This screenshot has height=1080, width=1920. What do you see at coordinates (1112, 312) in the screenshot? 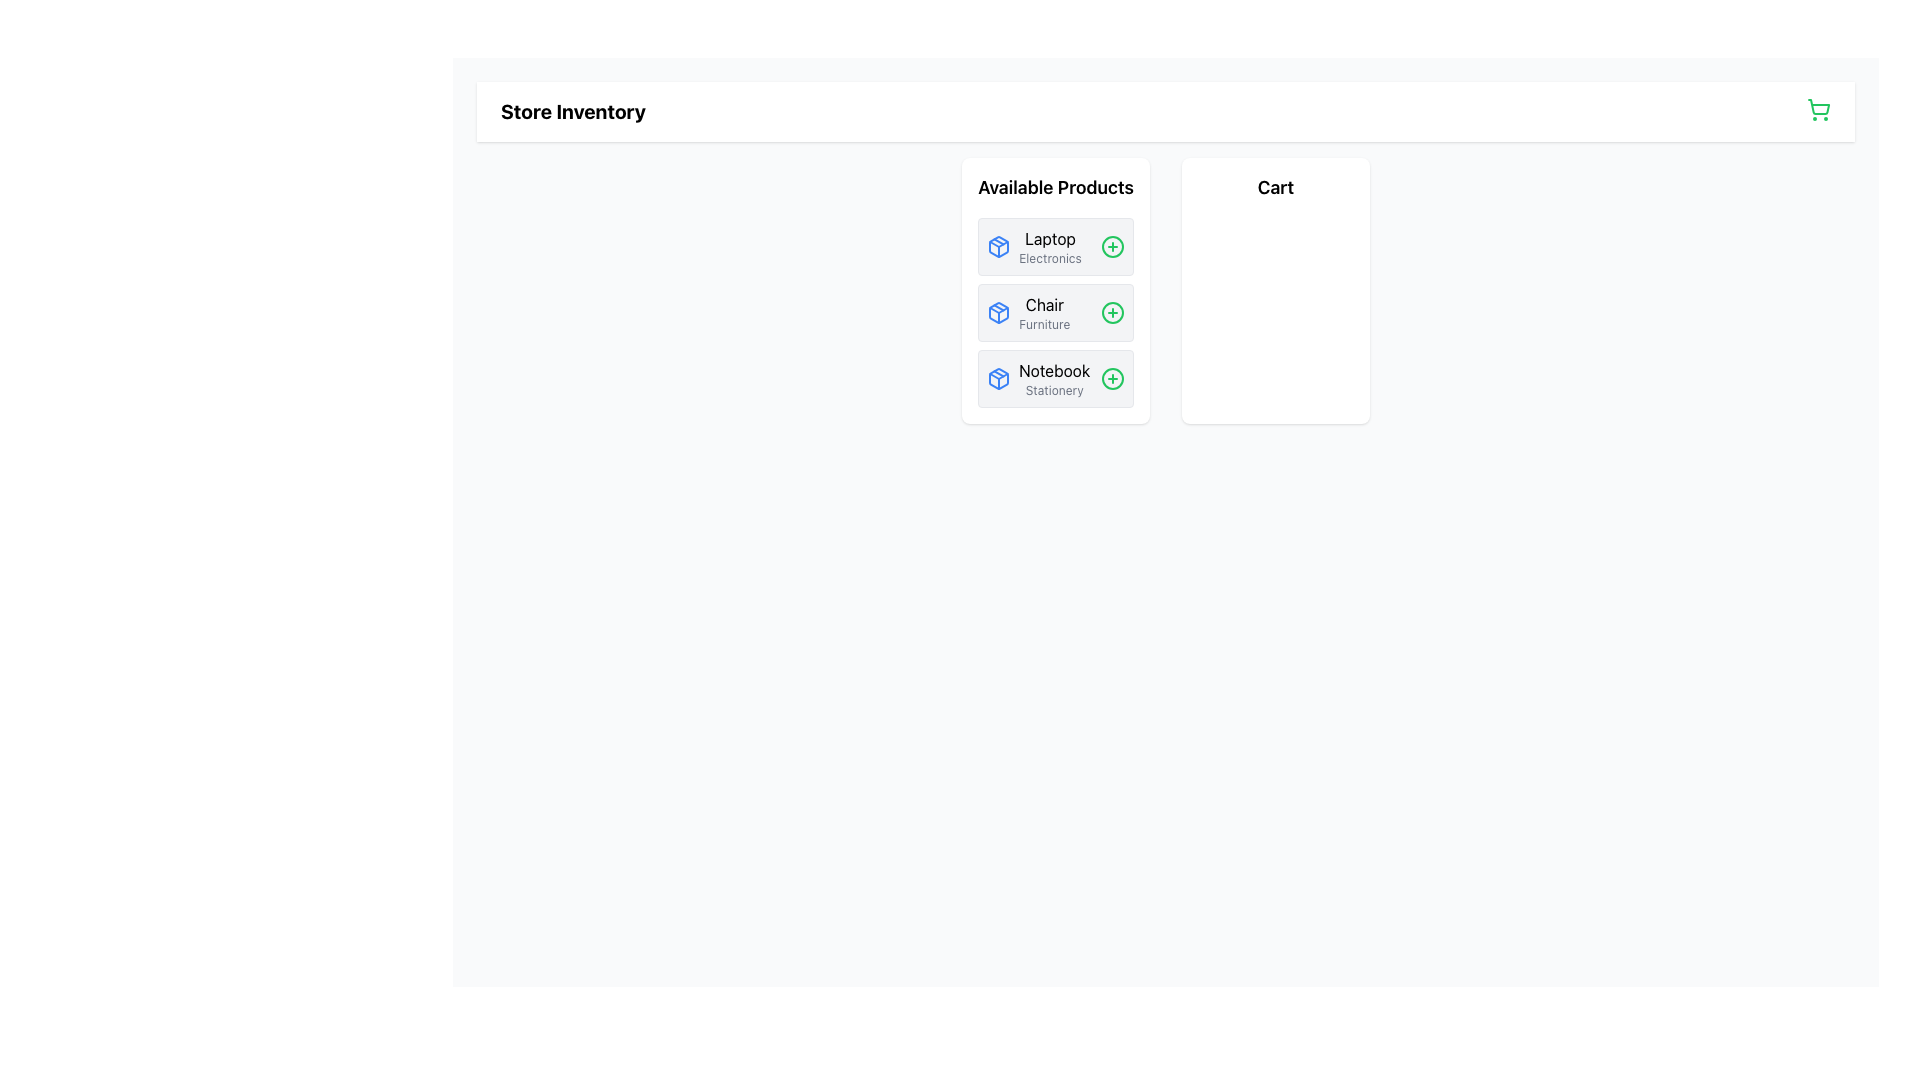
I see `the SVG Circle that serves as the outer part of the 'add' button for the 'Chair' item in the 'Available Products' section` at bounding box center [1112, 312].